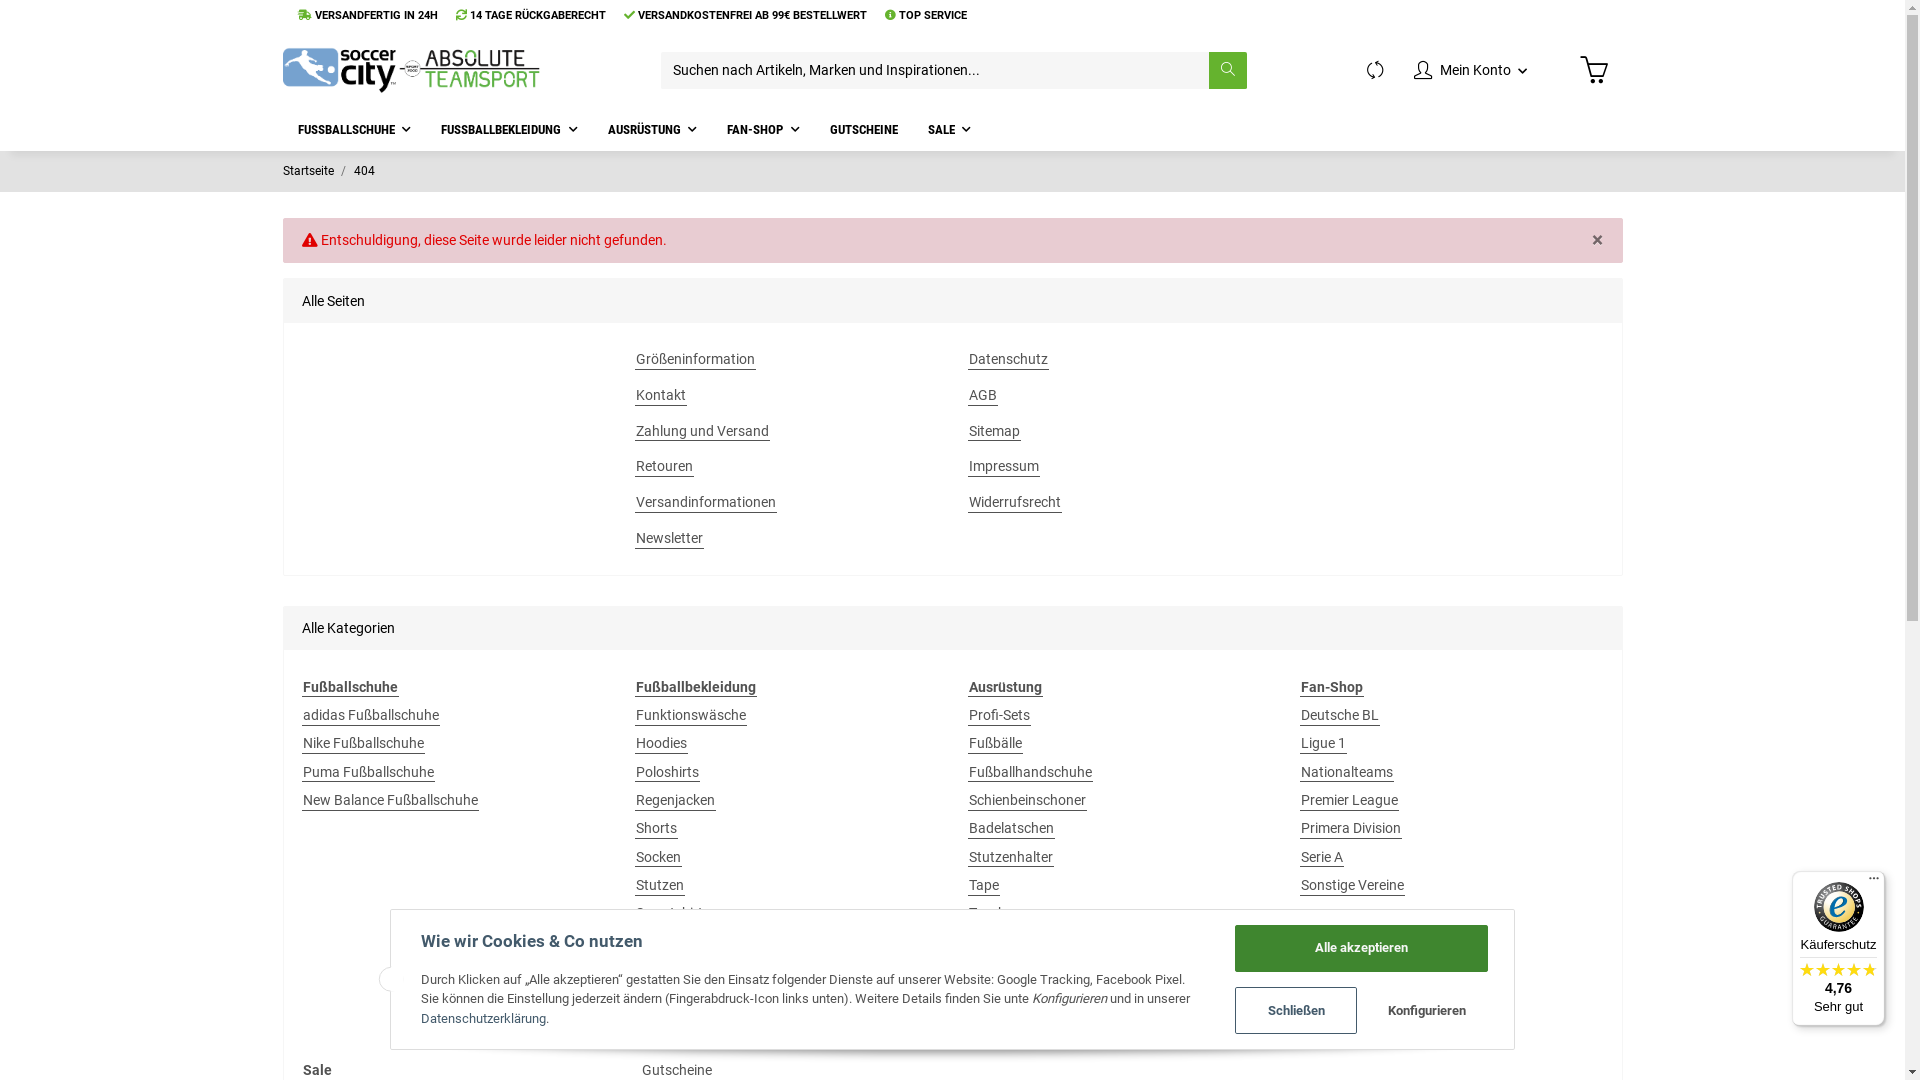  I want to click on 'Zahlung und Versand', so click(702, 430).